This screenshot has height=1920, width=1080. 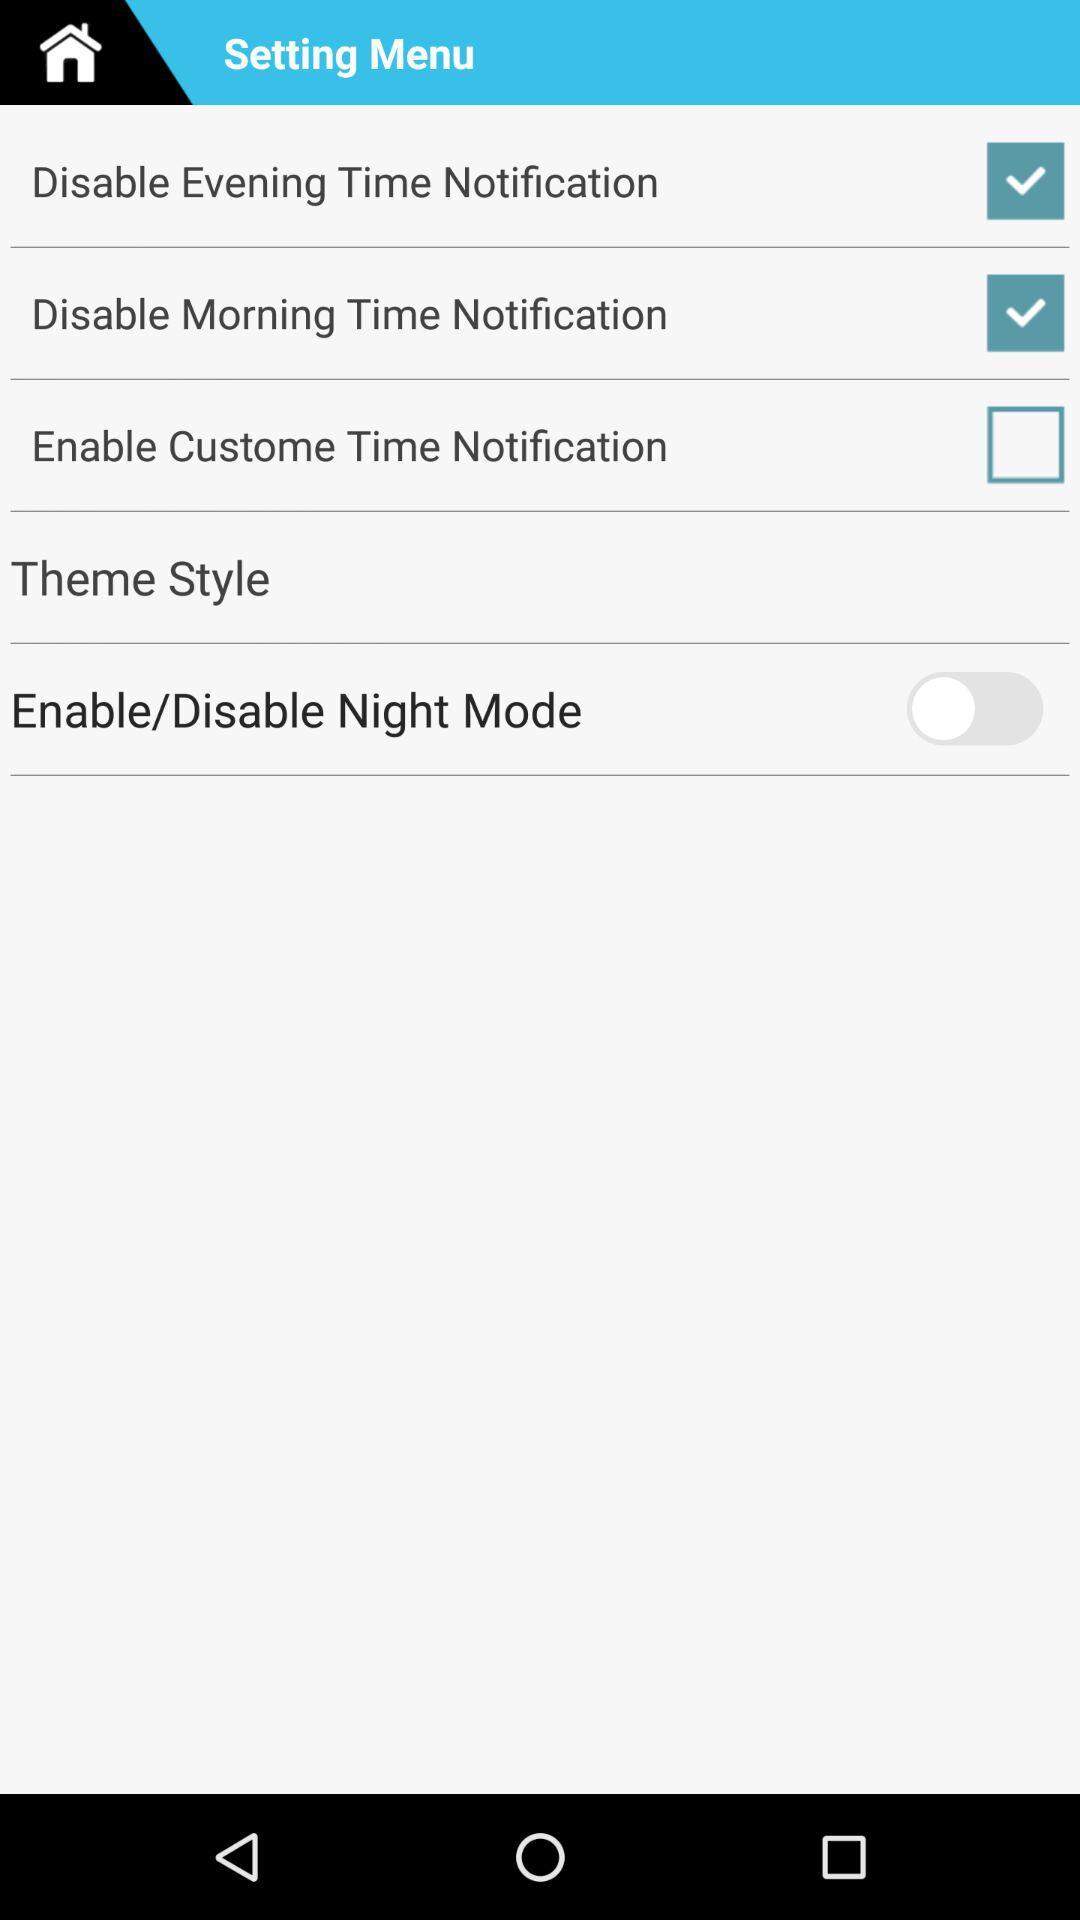 I want to click on app to the left of setting menu icon, so click(x=104, y=52).